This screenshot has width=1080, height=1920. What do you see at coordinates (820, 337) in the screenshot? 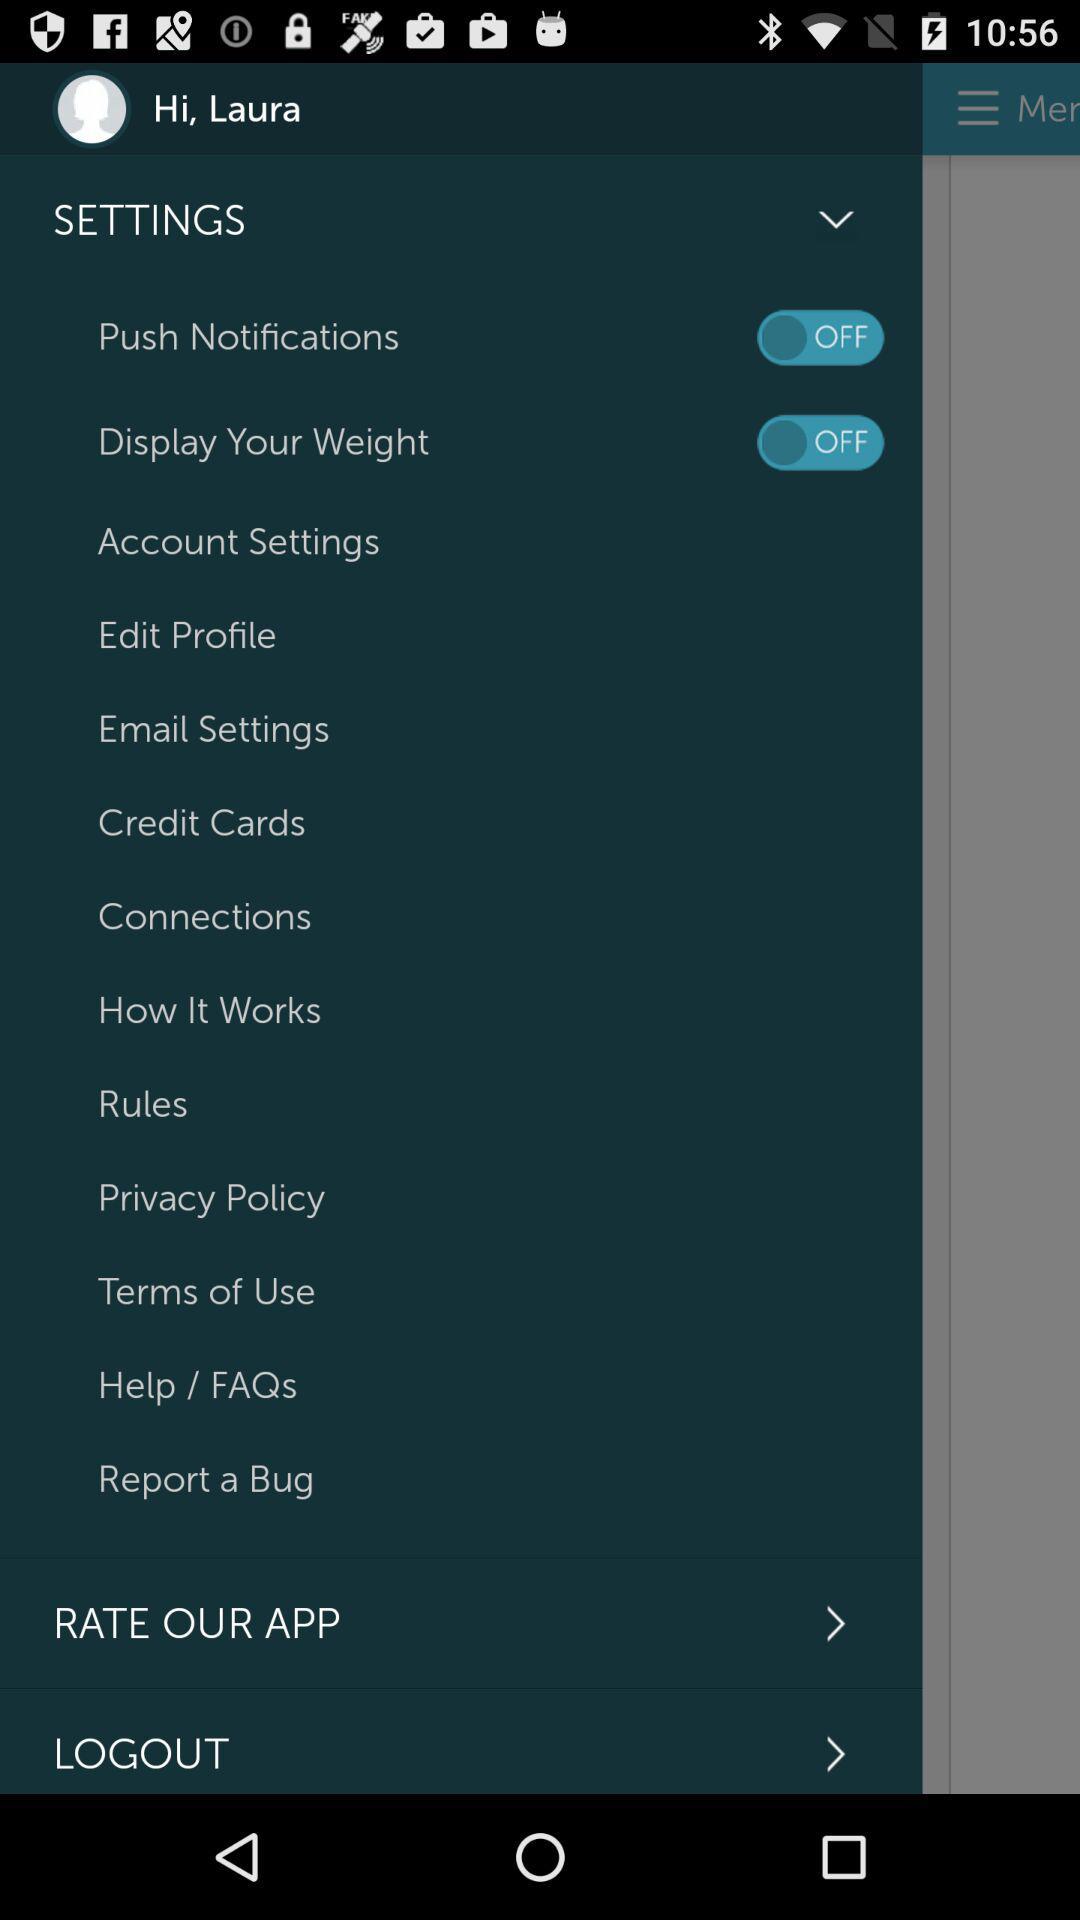
I see `switch notifications option` at bounding box center [820, 337].